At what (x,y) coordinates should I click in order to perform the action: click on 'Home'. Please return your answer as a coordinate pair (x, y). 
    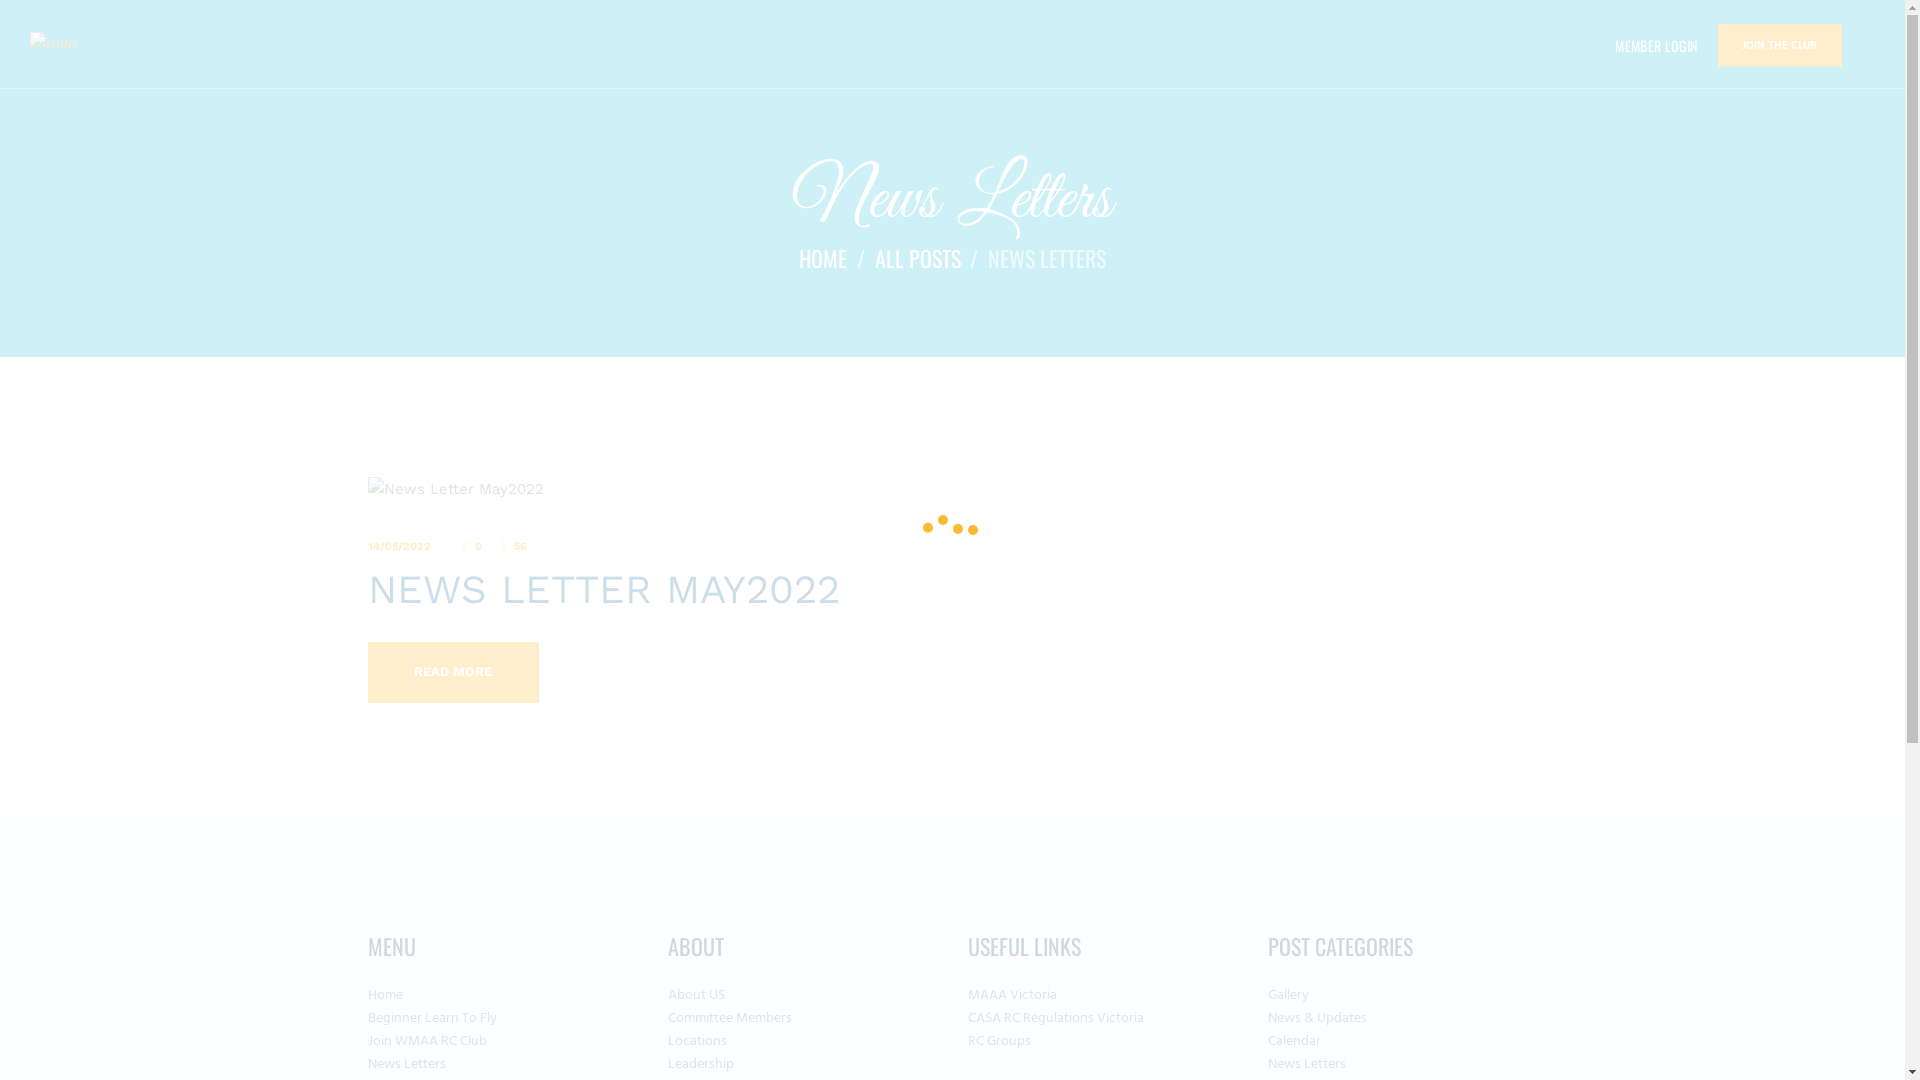
    Looking at the image, I should click on (385, 995).